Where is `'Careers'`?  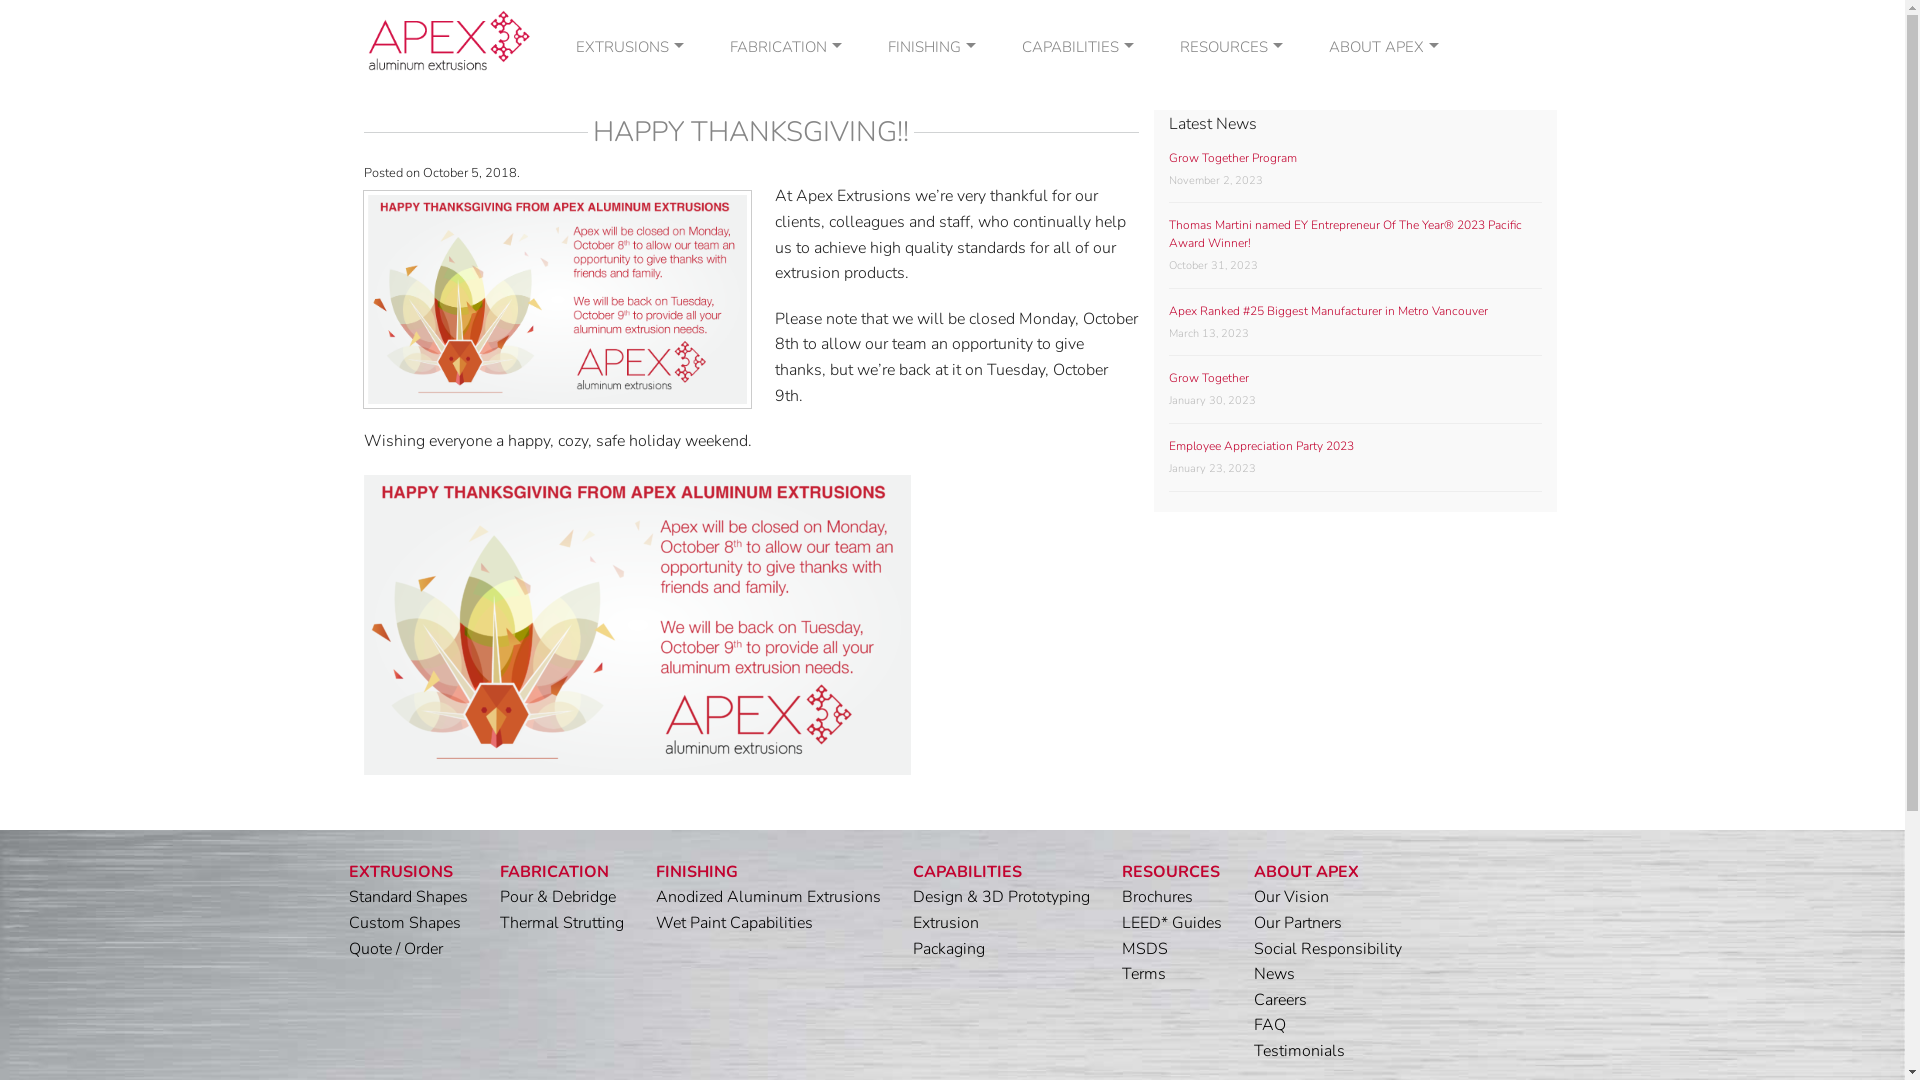 'Careers' is located at coordinates (1280, 999).